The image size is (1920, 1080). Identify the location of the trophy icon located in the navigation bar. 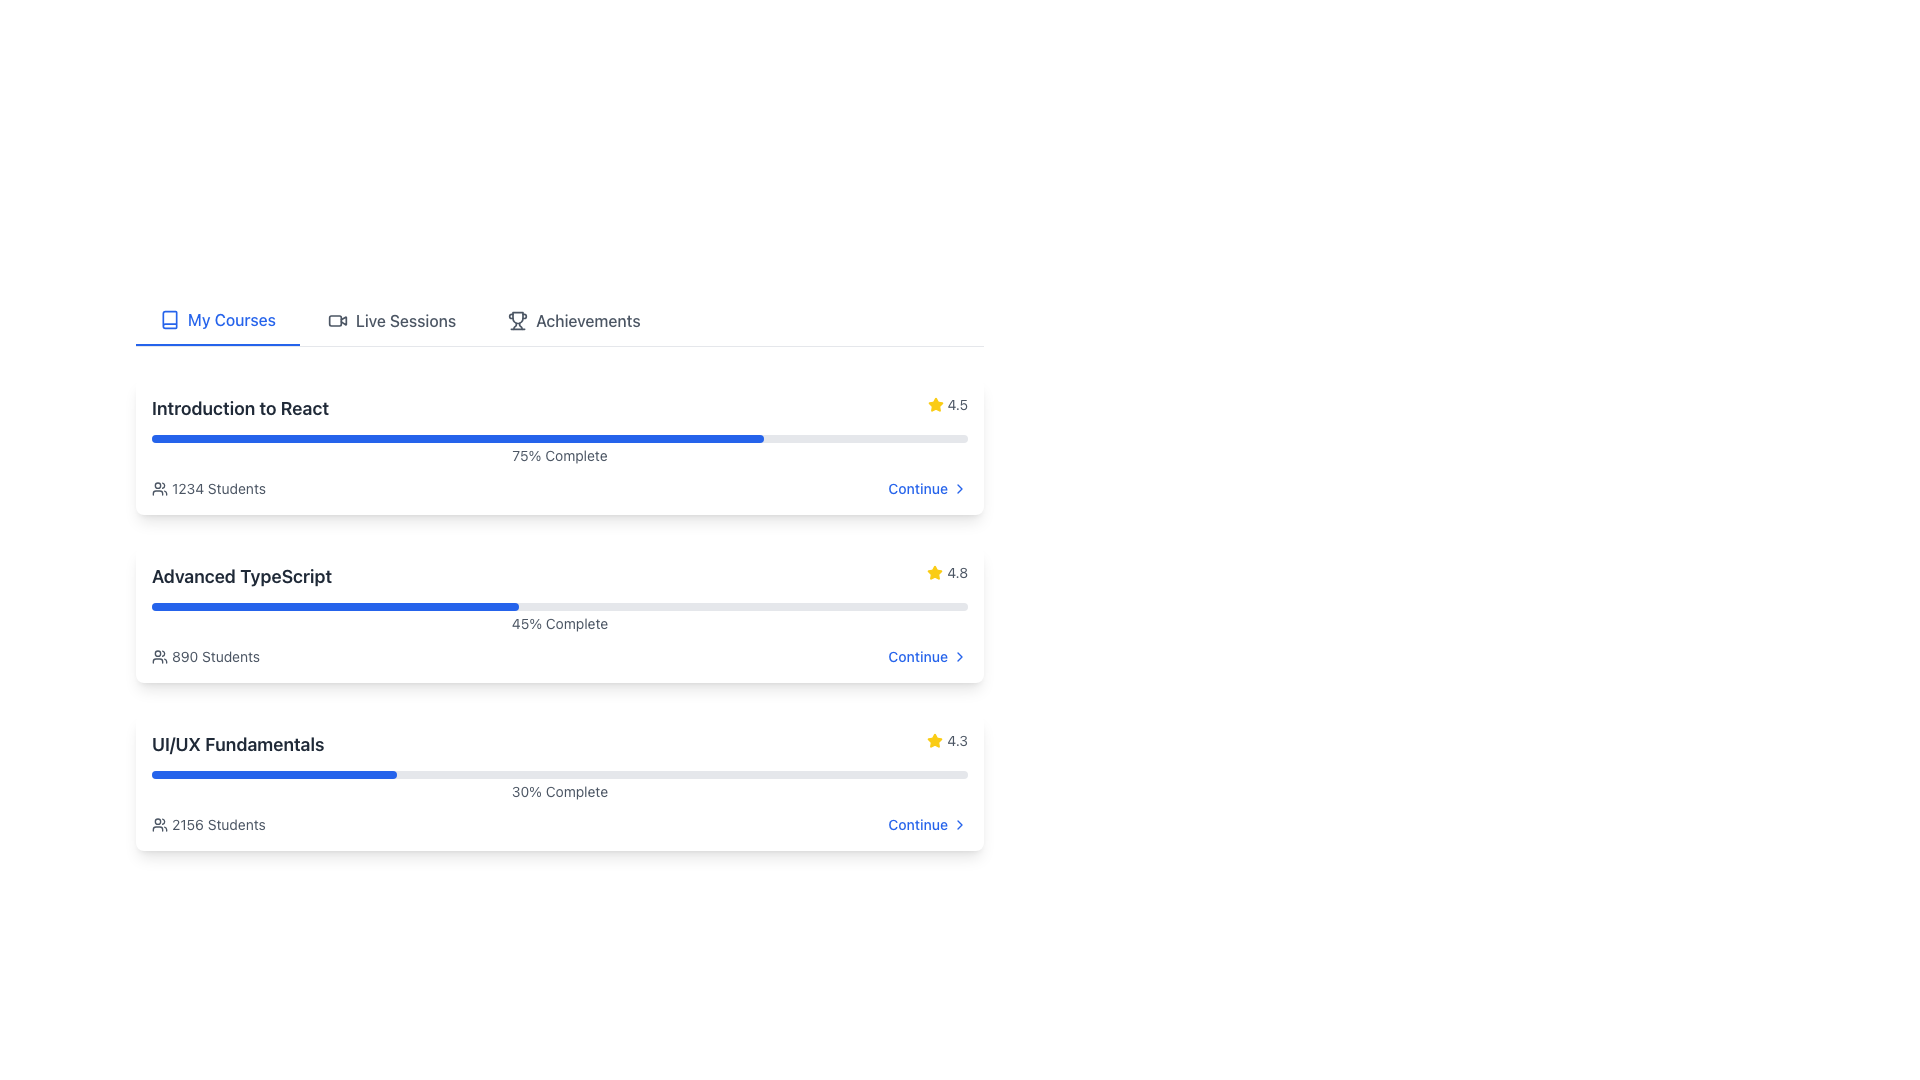
(518, 319).